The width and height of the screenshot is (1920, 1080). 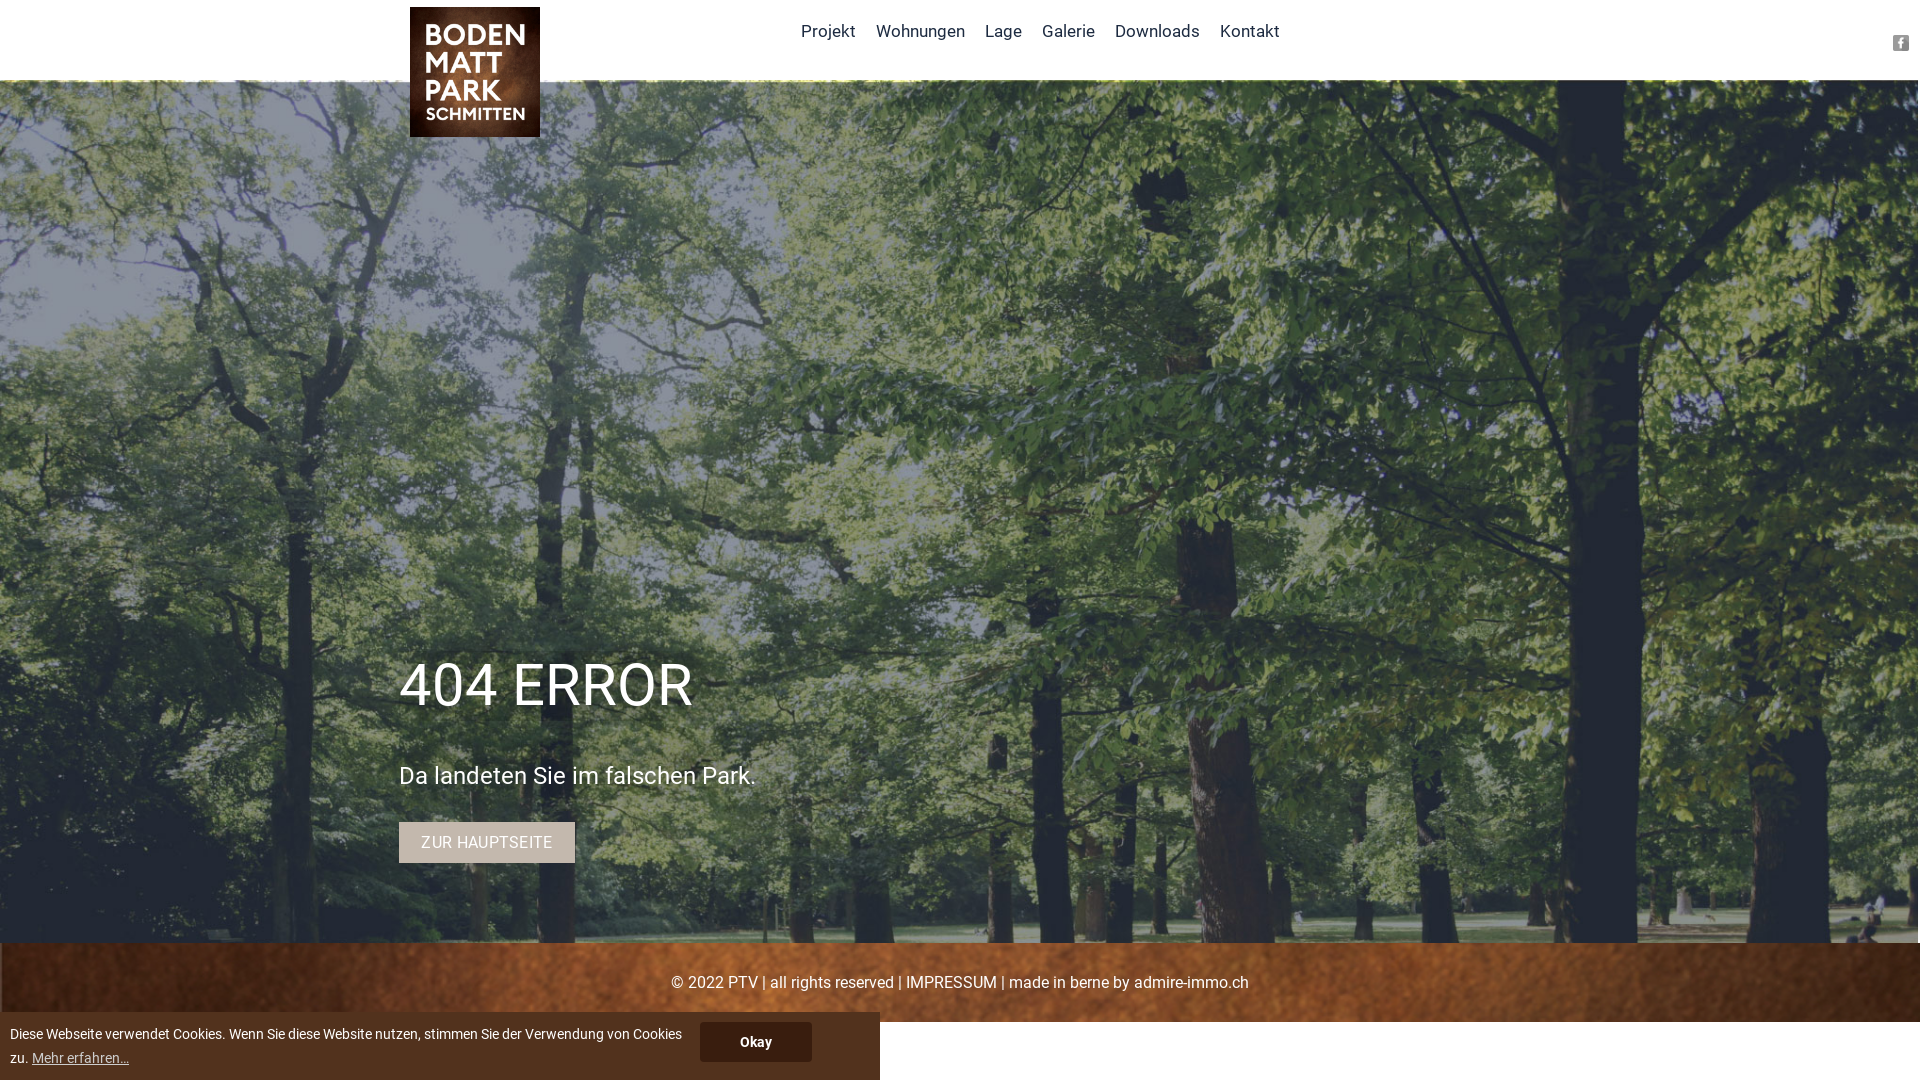 What do you see at coordinates (950, 981) in the screenshot?
I see `'IMPRESSUM'` at bounding box center [950, 981].